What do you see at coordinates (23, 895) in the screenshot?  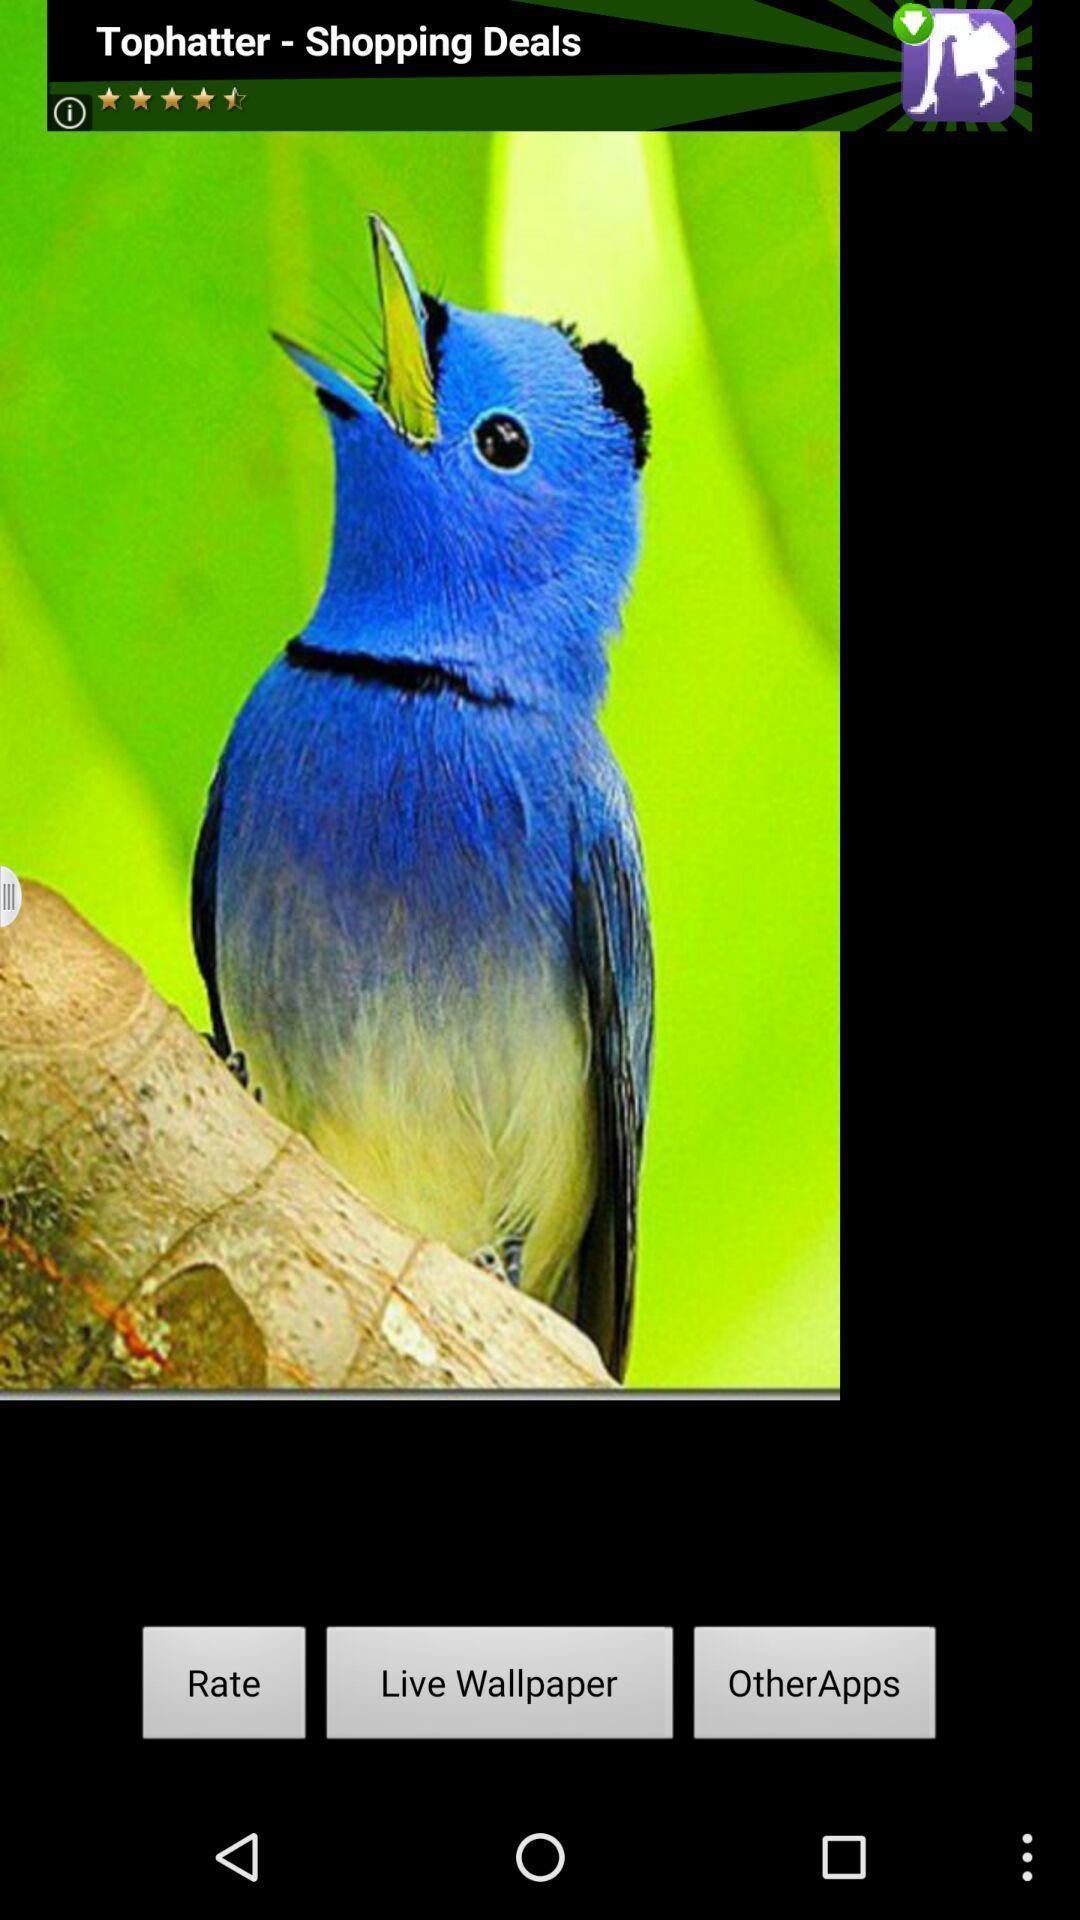 I see `option` at bounding box center [23, 895].